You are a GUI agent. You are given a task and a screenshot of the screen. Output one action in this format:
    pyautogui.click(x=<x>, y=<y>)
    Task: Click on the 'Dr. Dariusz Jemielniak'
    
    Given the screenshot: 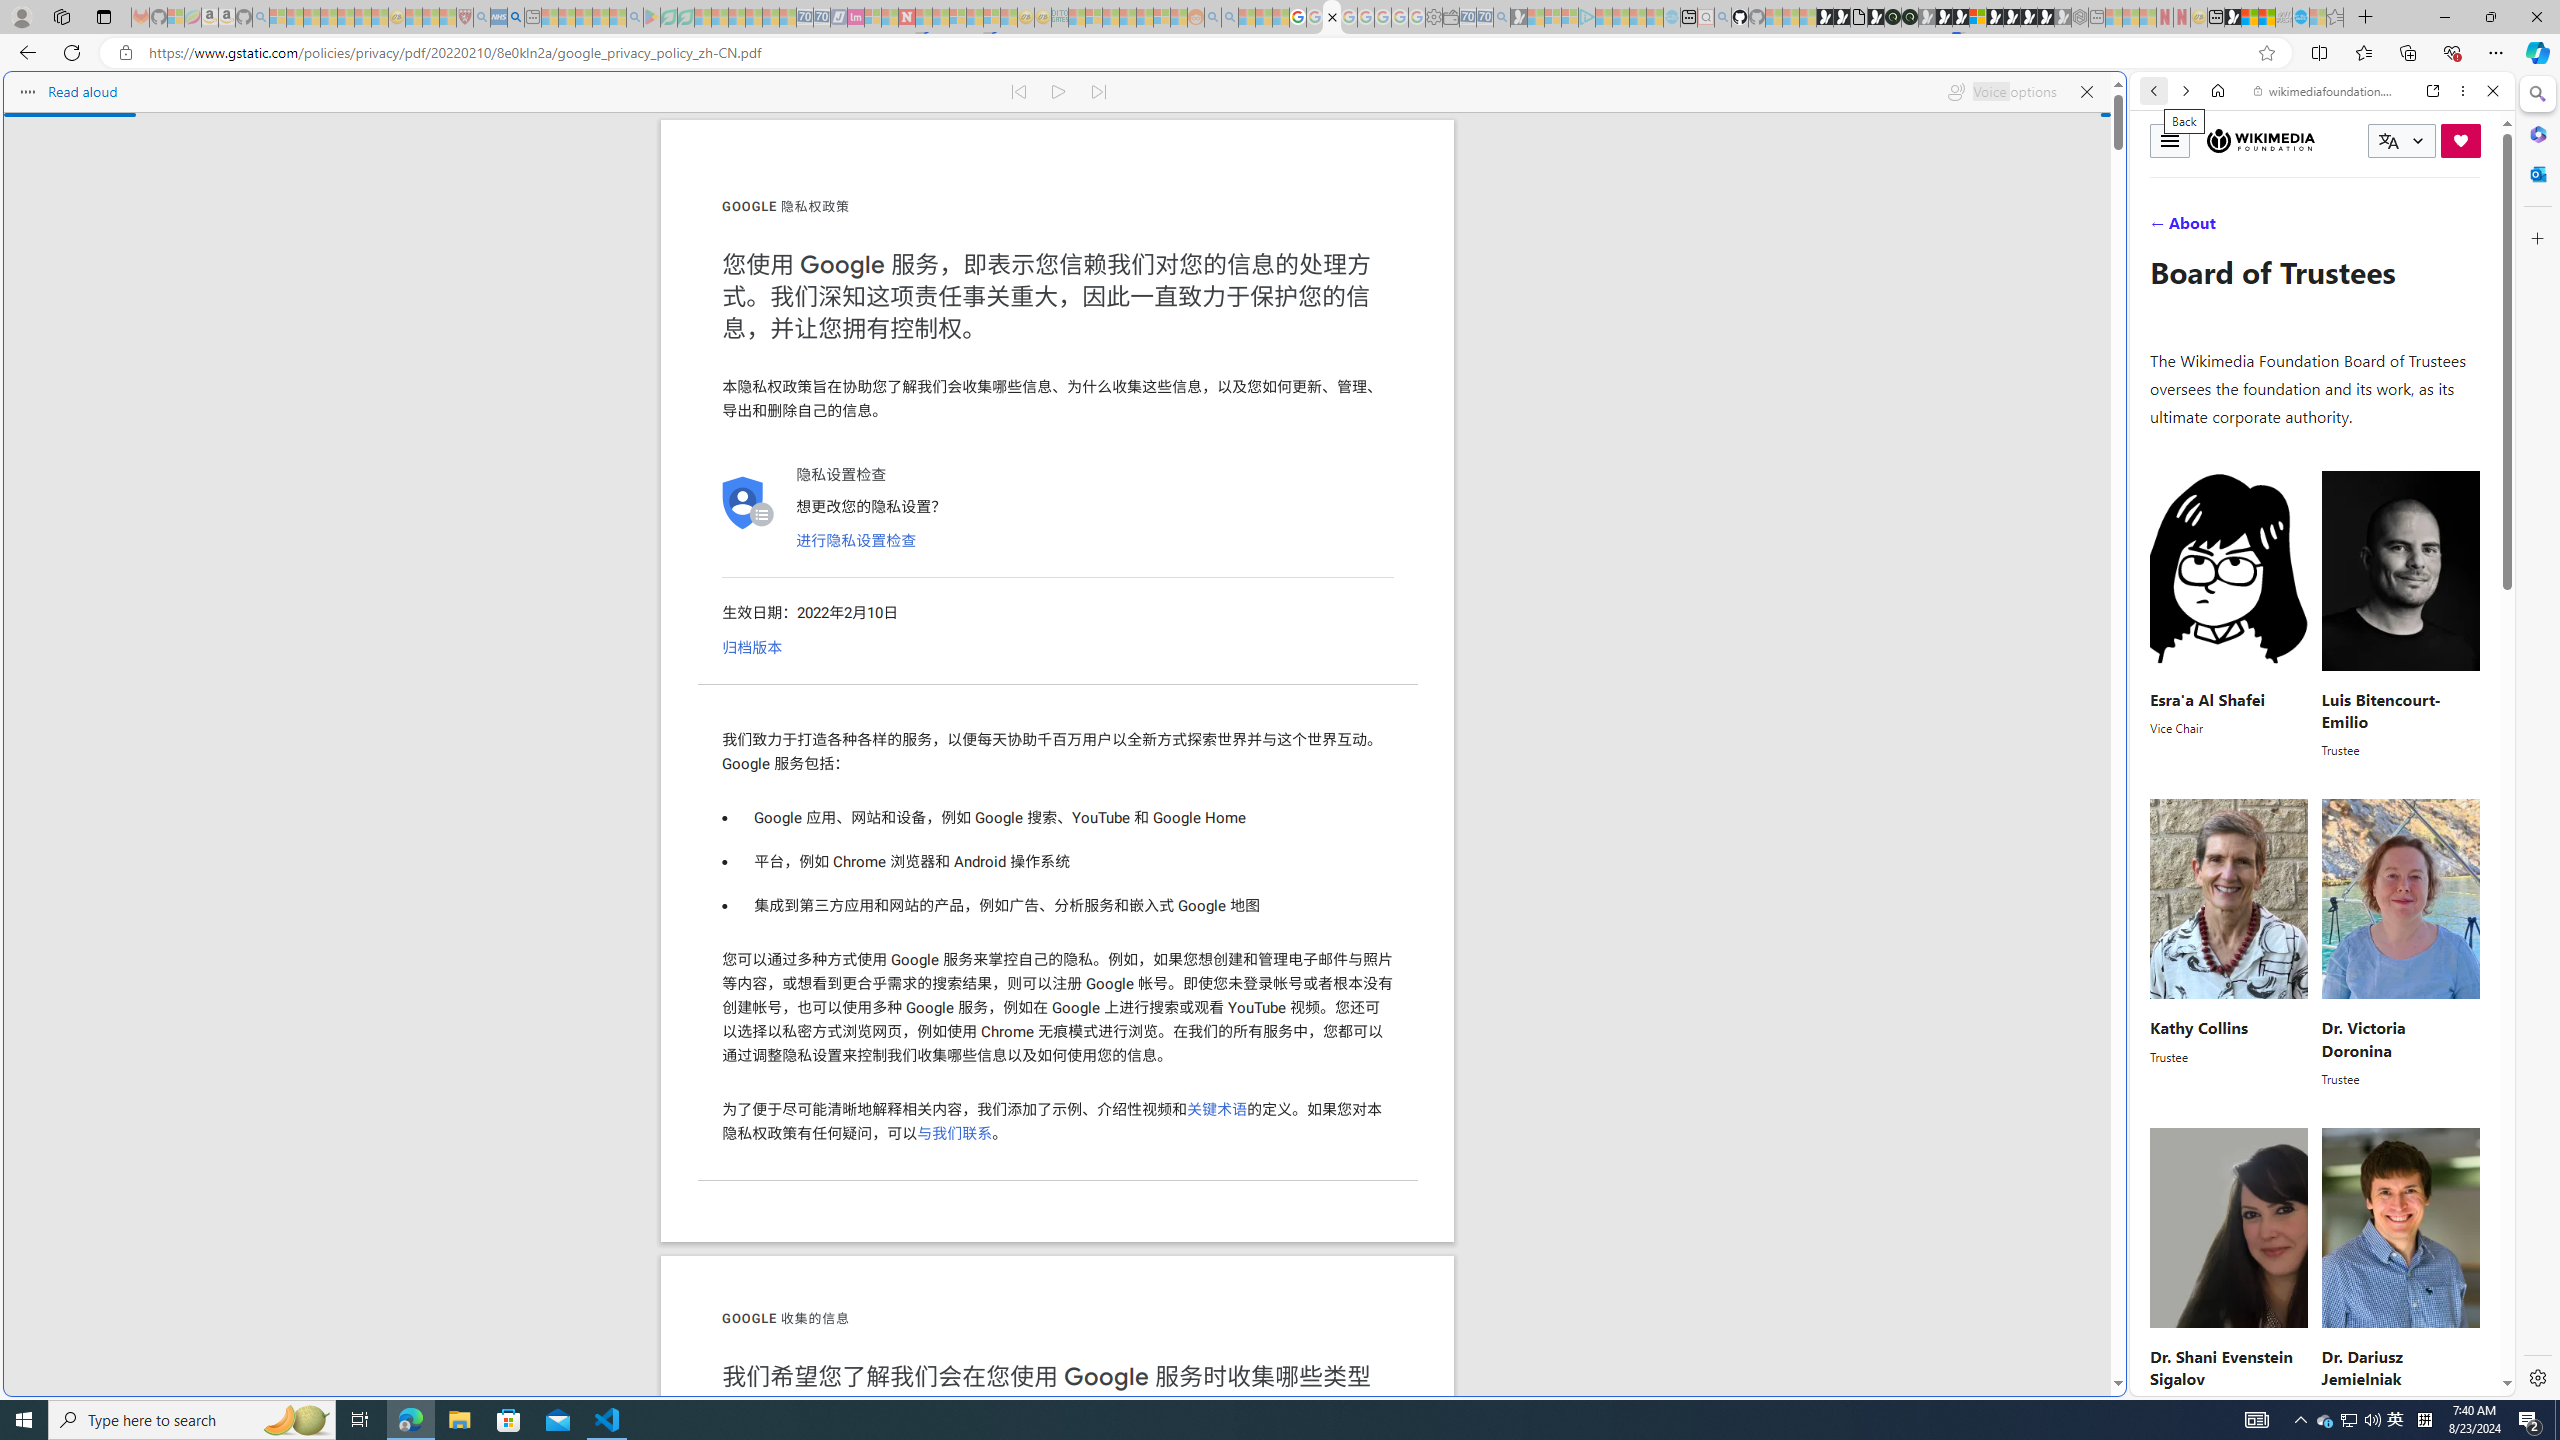 What is the action you would take?
    pyautogui.click(x=2360, y=1367)
    